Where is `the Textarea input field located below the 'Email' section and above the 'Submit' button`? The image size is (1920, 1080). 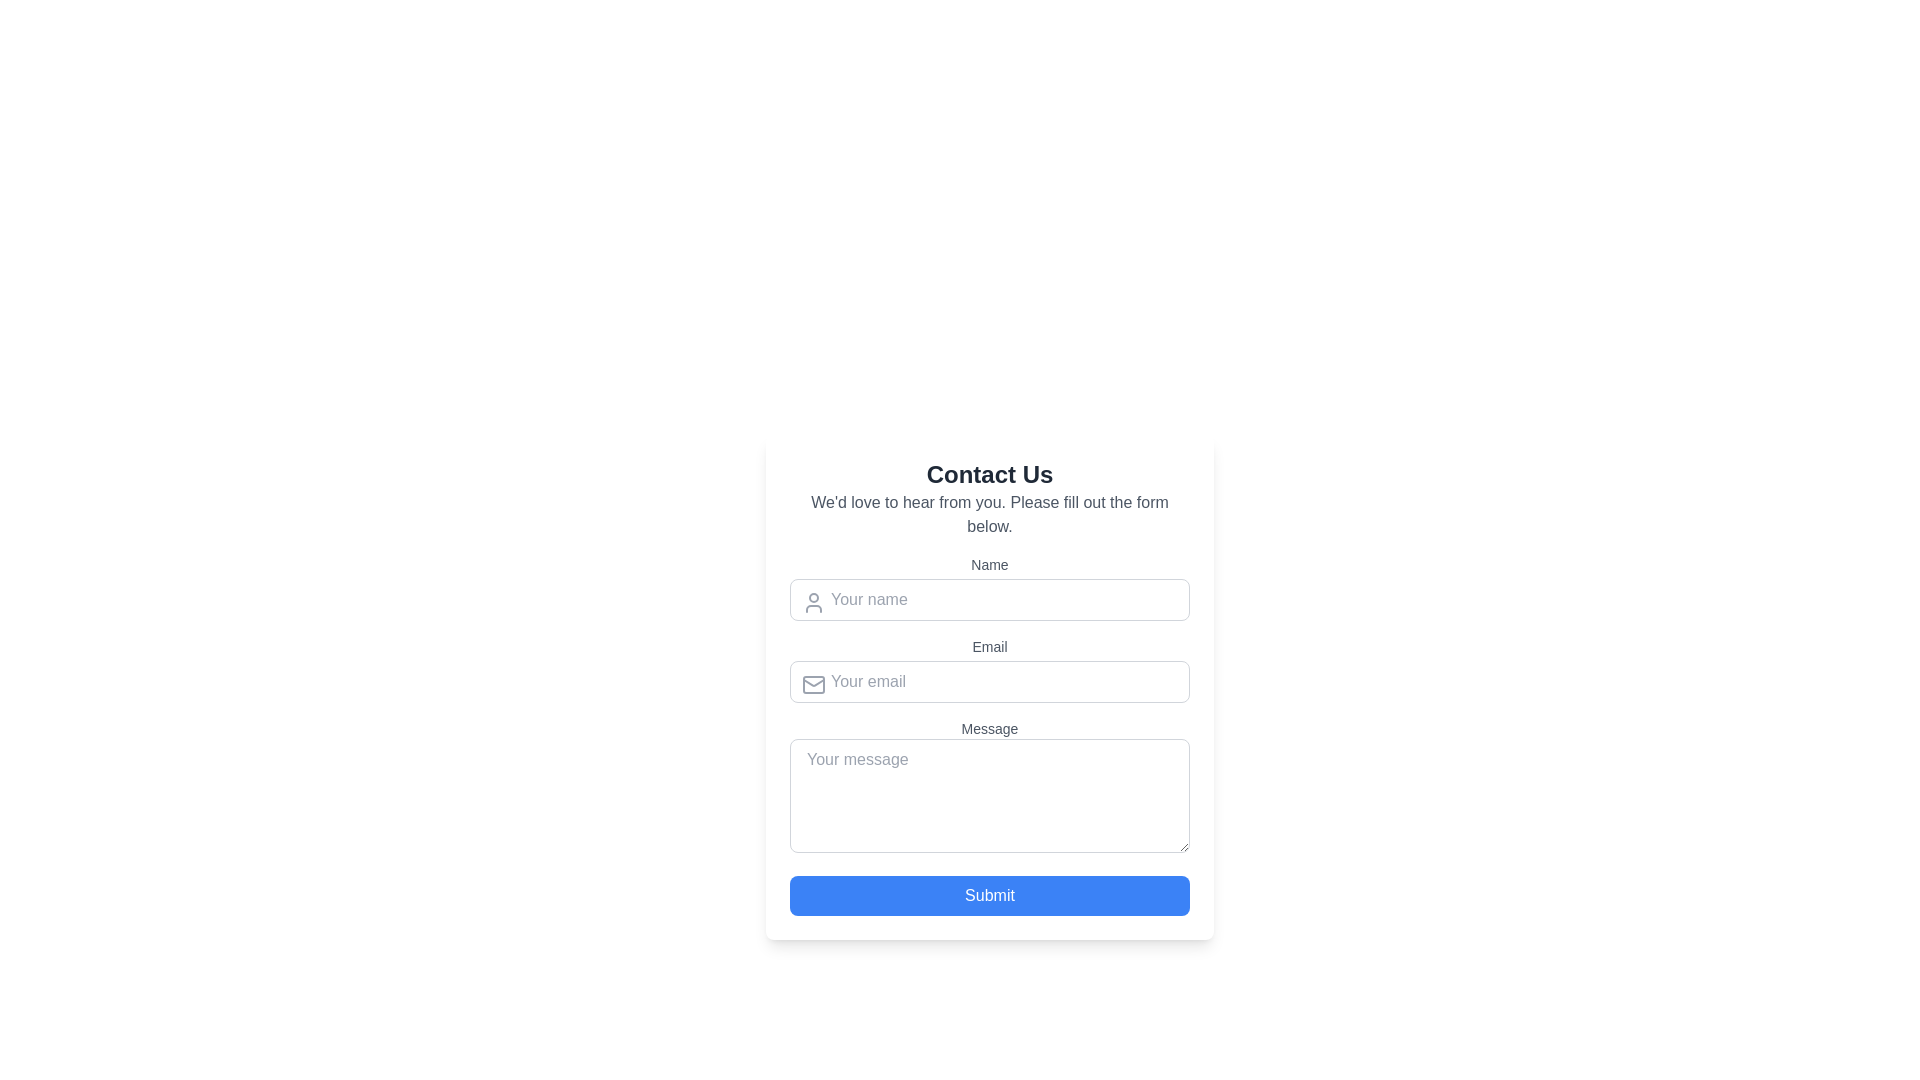 the Textarea input field located below the 'Email' section and above the 'Submit' button is located at coordinates (989, 788).